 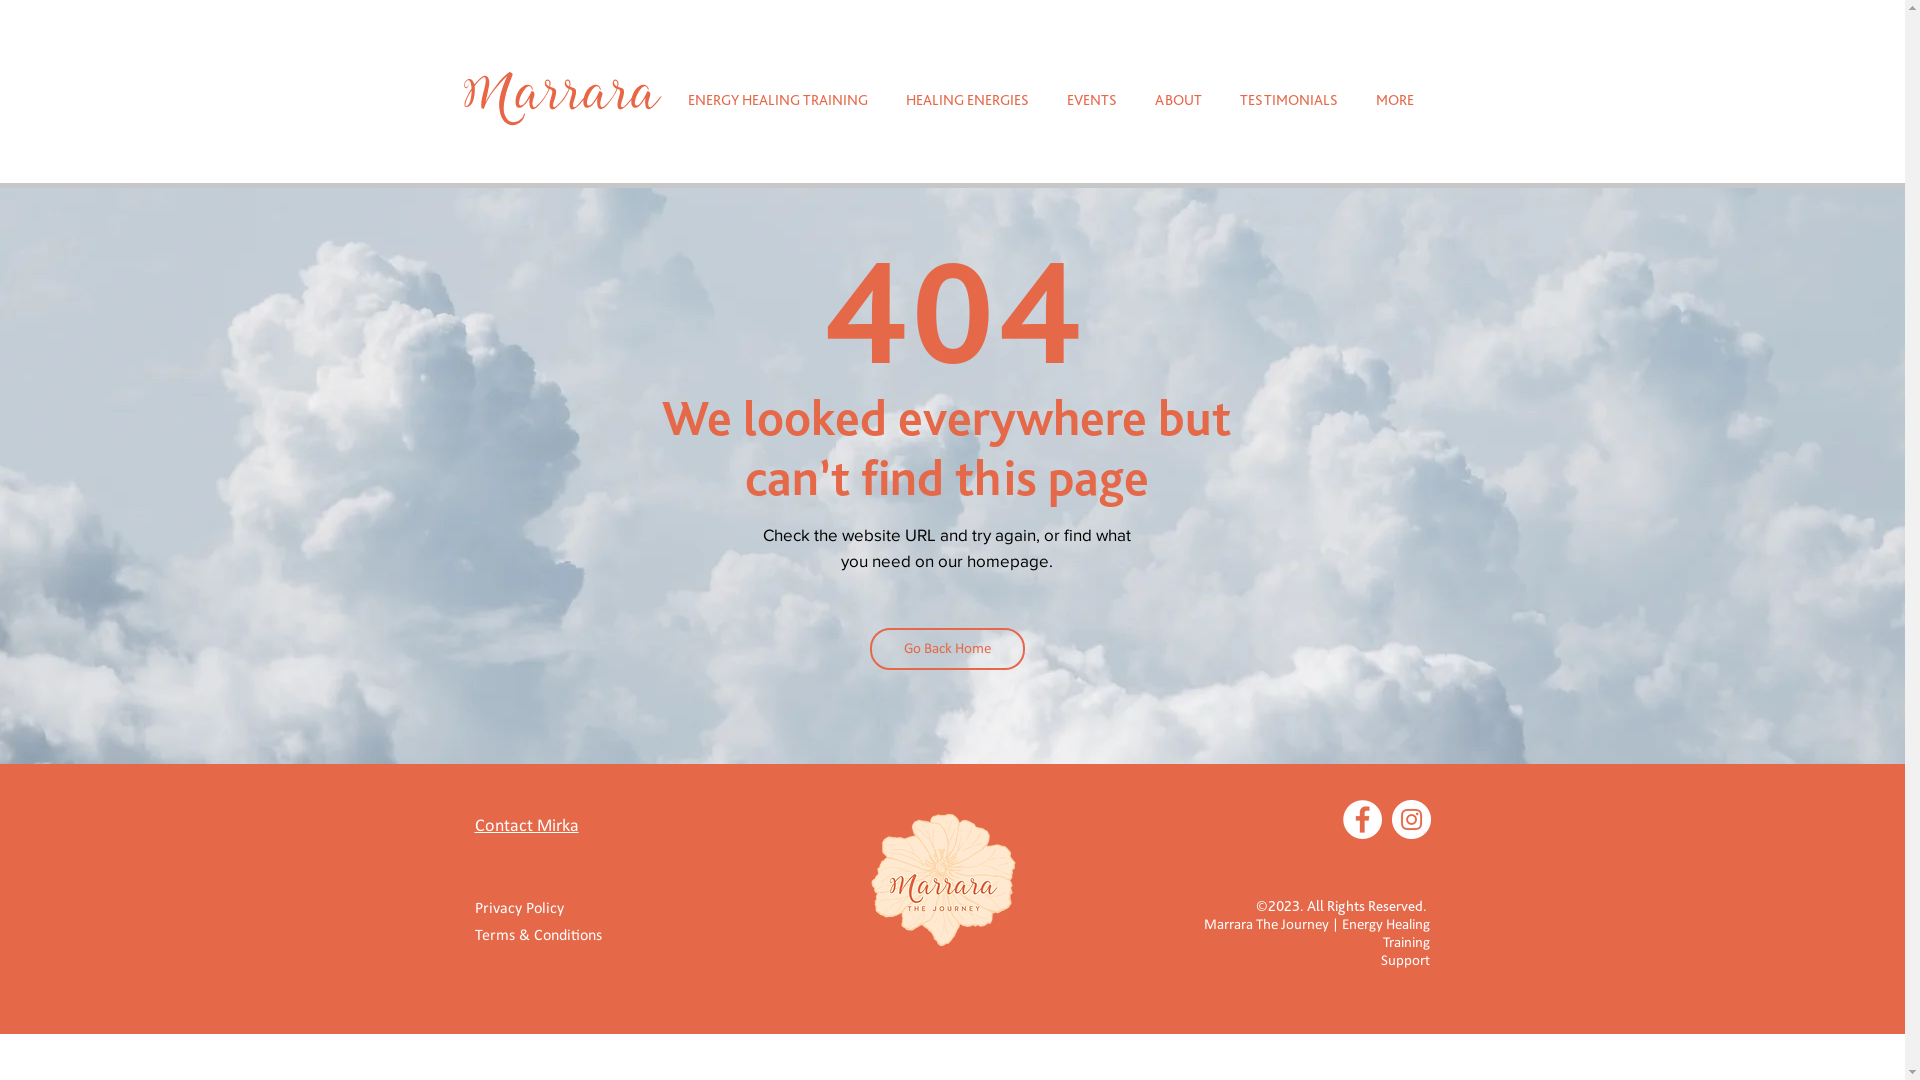 I want to click on 'ENERGY HEALING TRAINING', so click(x=776, y=100).